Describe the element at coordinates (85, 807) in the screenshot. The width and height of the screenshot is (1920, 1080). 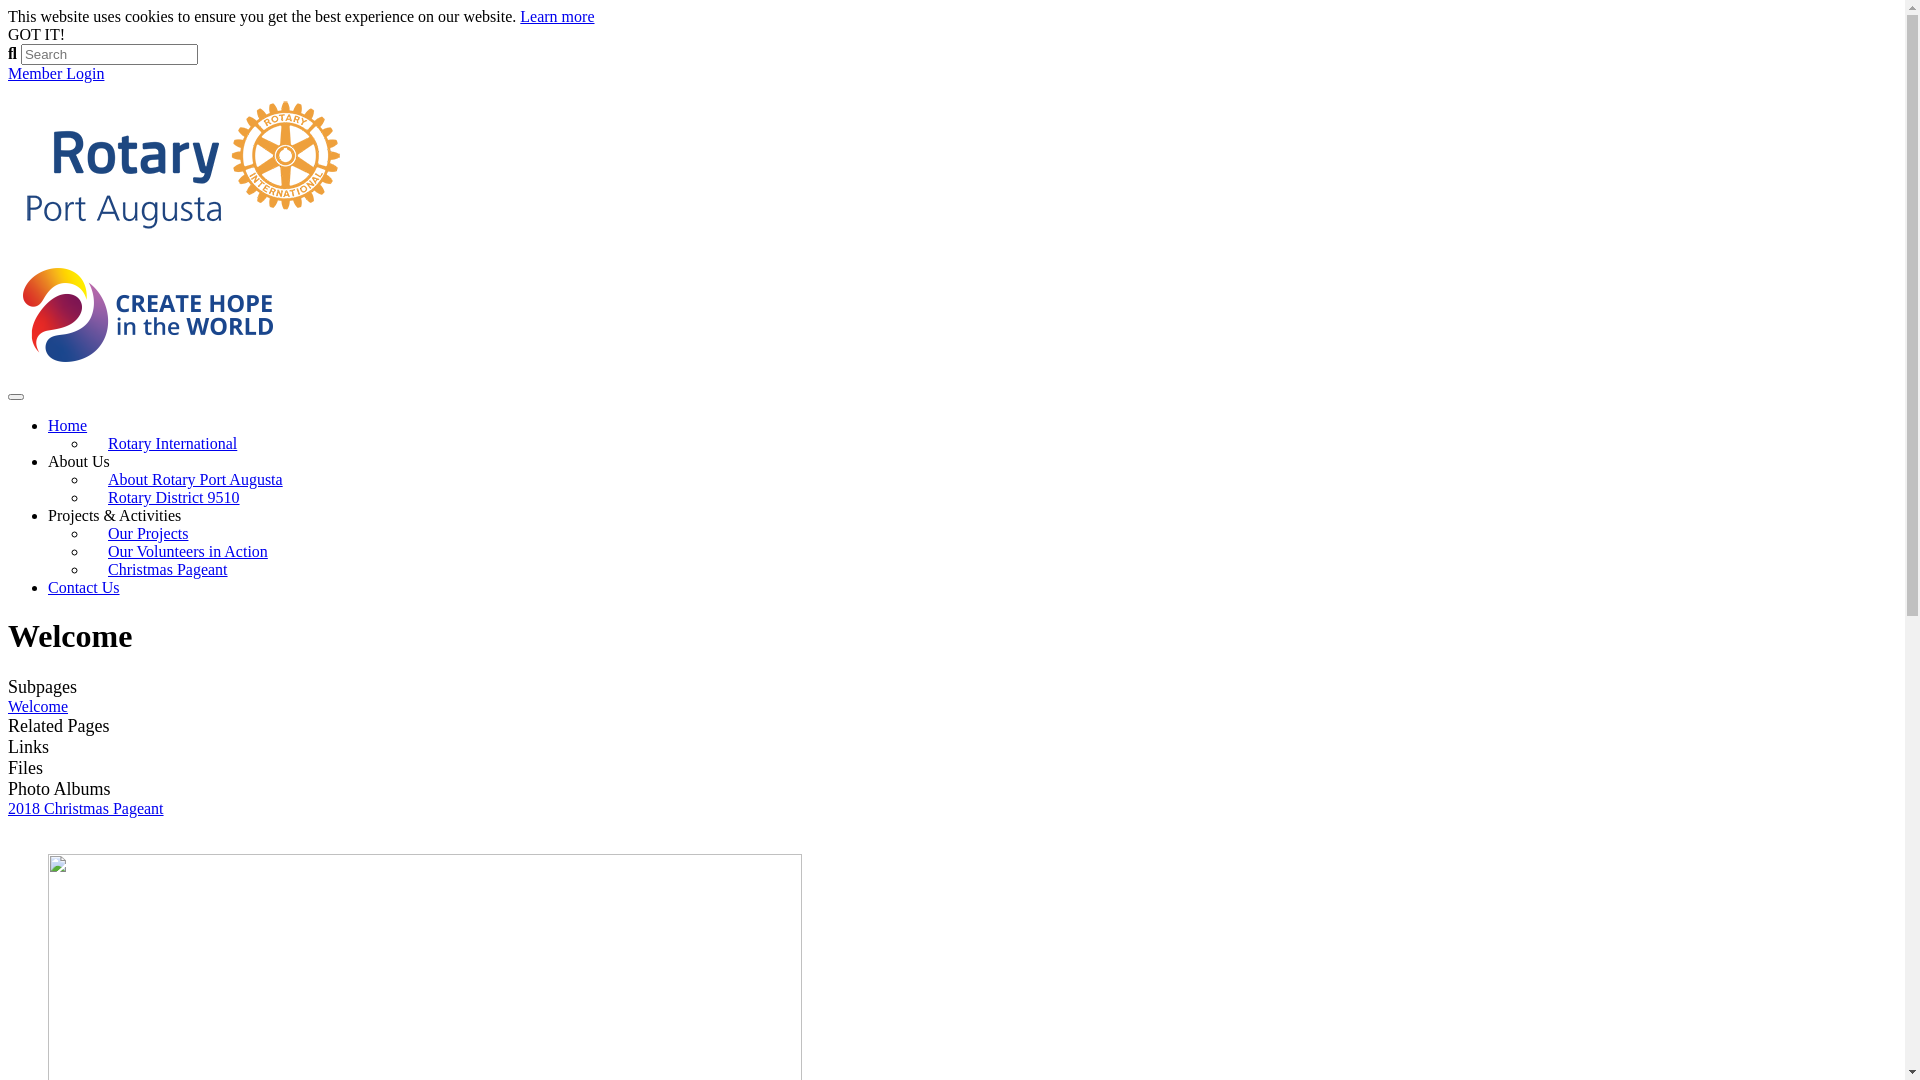
I see `'2018 Christmas Pageant'` at that location.